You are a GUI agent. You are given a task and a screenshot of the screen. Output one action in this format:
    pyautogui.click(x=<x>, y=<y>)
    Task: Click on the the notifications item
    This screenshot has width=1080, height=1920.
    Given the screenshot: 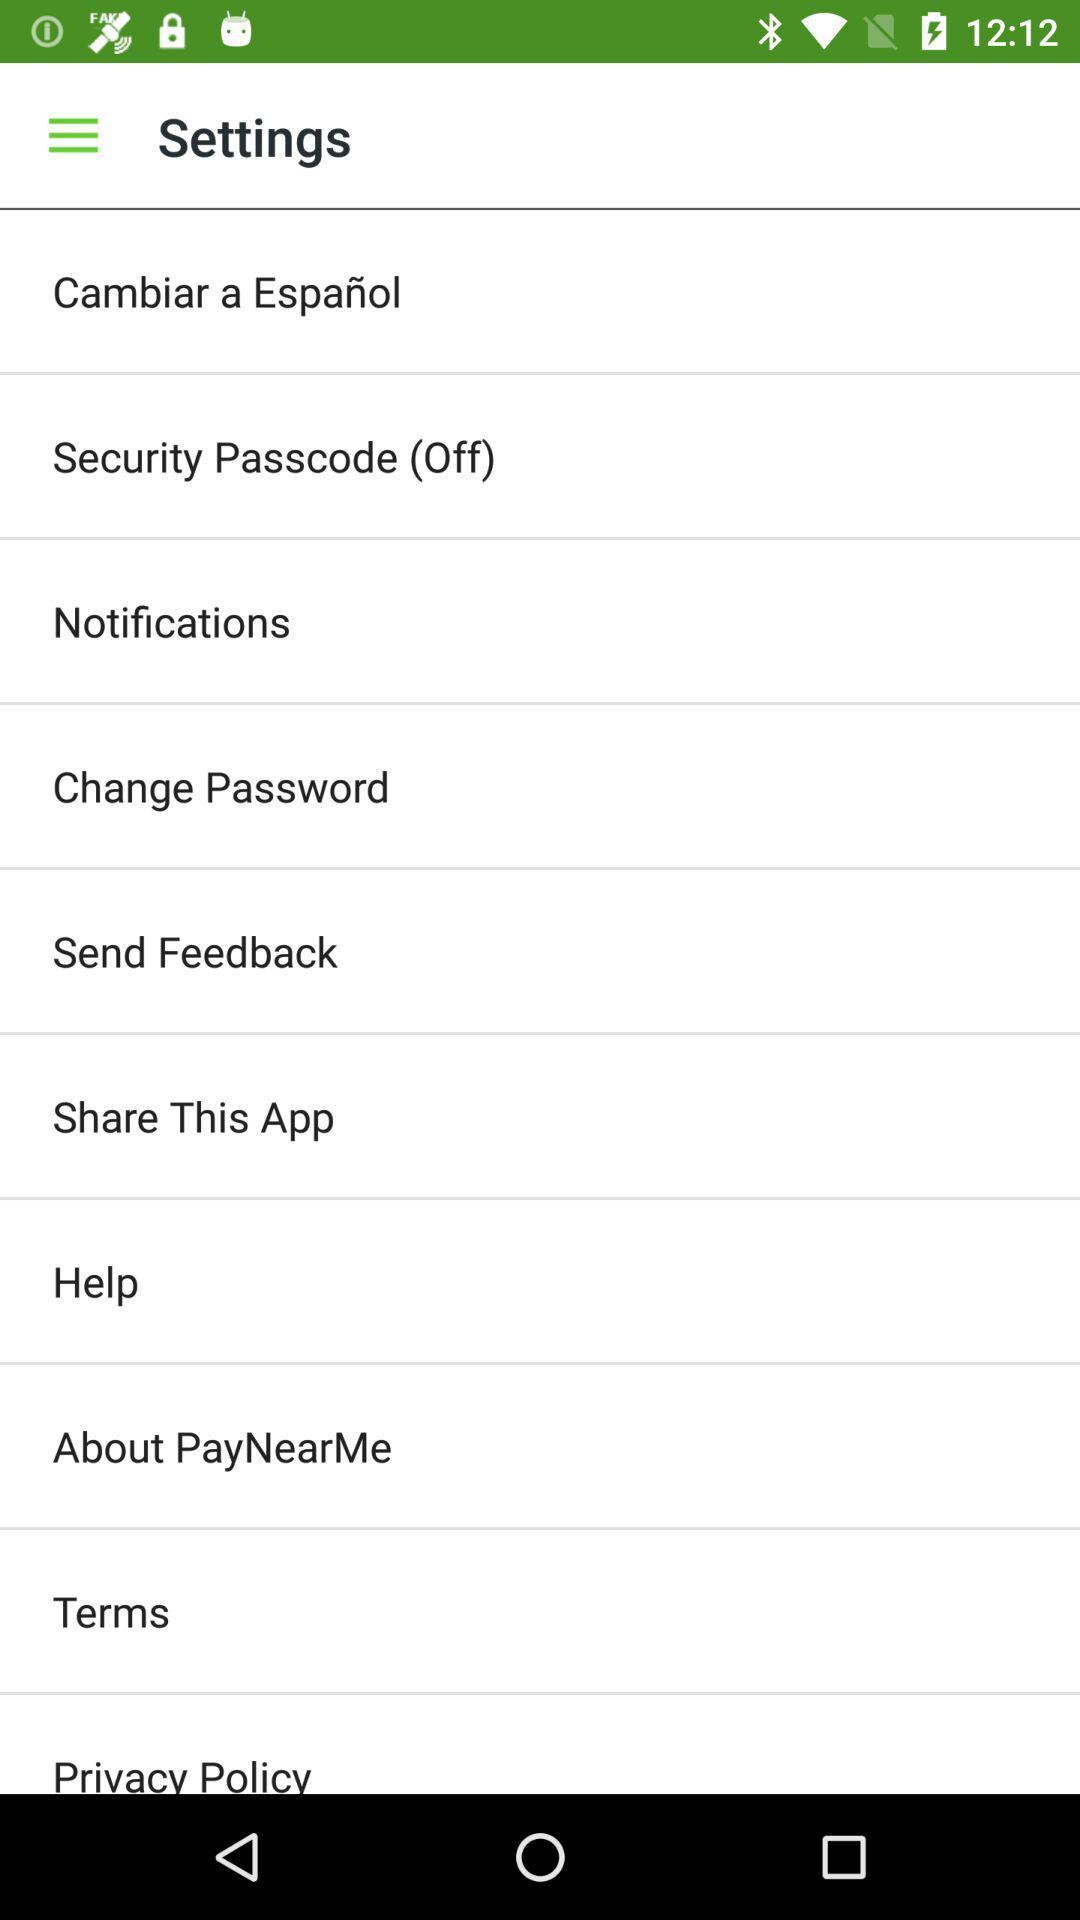 What is the action you would take?
    pyautogui.click(x=540, y=619)
    